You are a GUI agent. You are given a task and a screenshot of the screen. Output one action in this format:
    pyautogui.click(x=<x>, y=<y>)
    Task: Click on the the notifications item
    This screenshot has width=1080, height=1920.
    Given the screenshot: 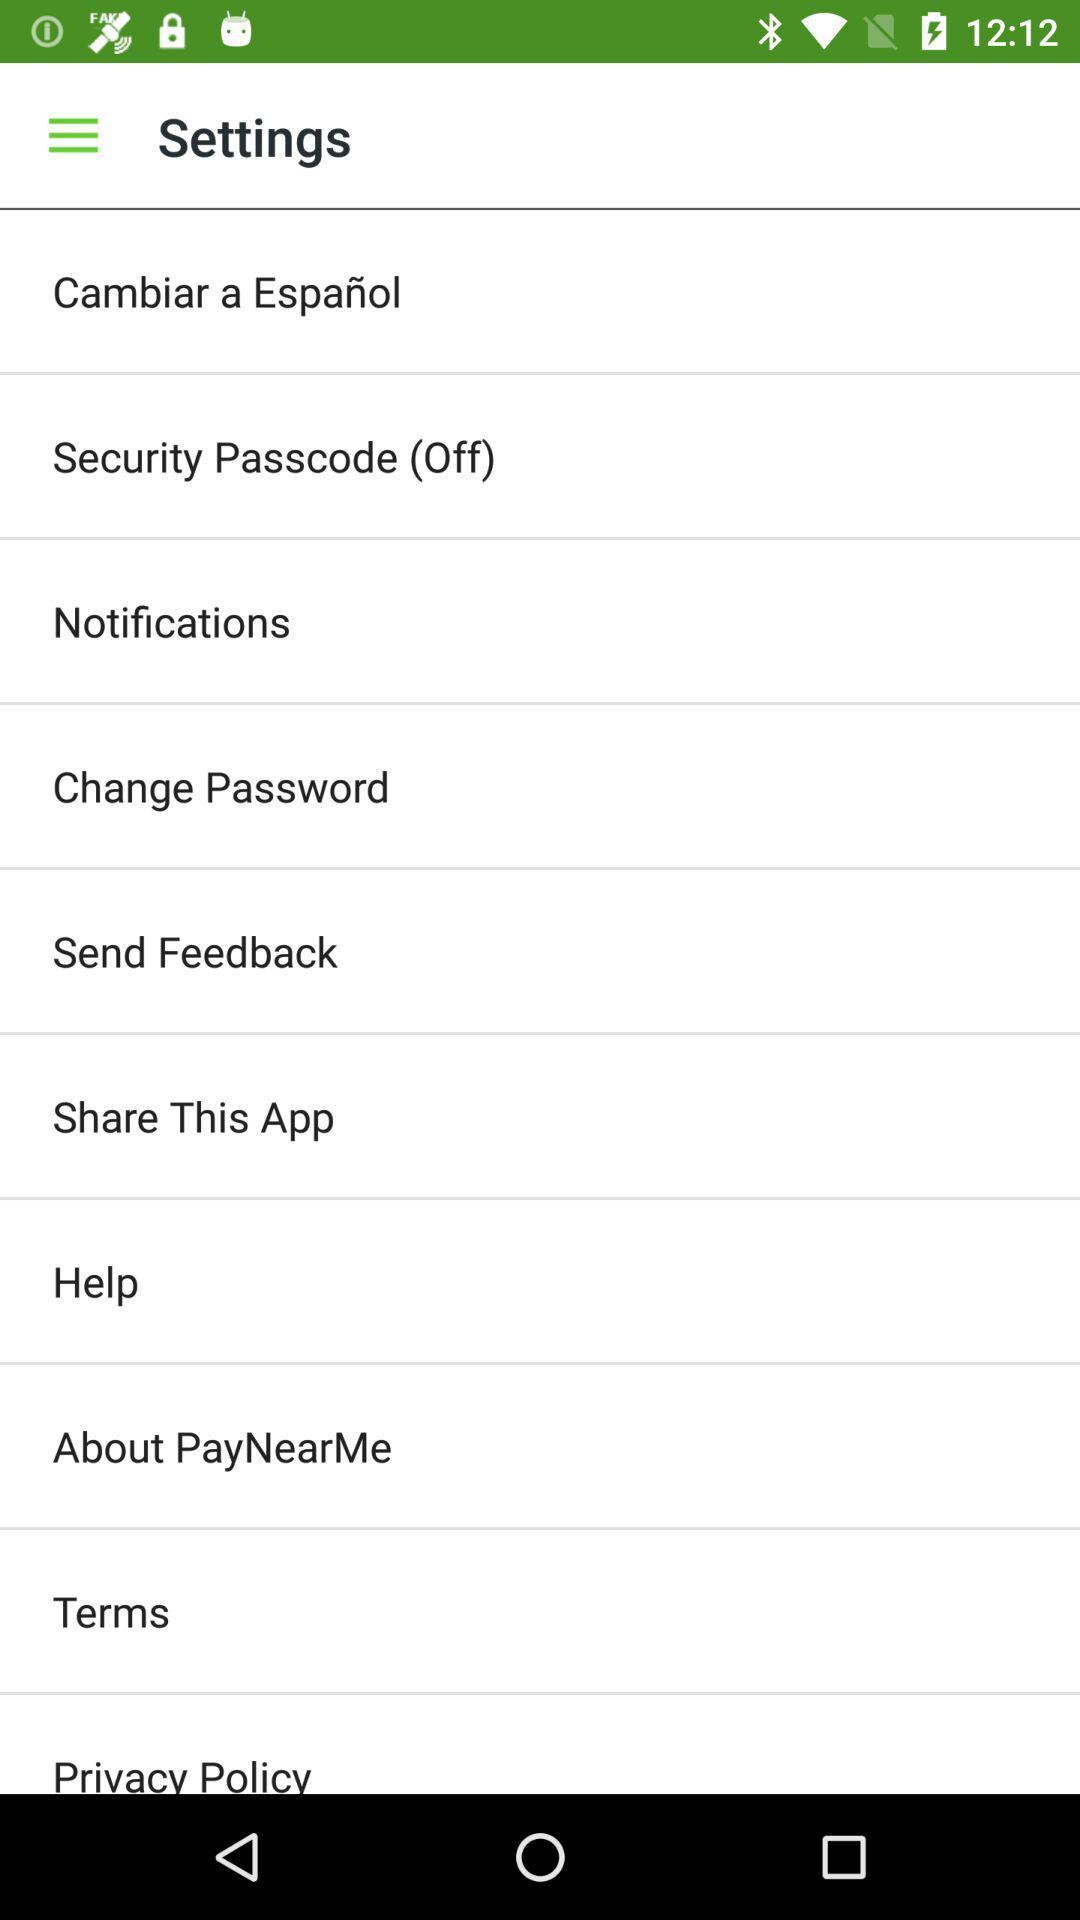 What is the action you would take?
    pyautogui.click(x=540, y=619)
    